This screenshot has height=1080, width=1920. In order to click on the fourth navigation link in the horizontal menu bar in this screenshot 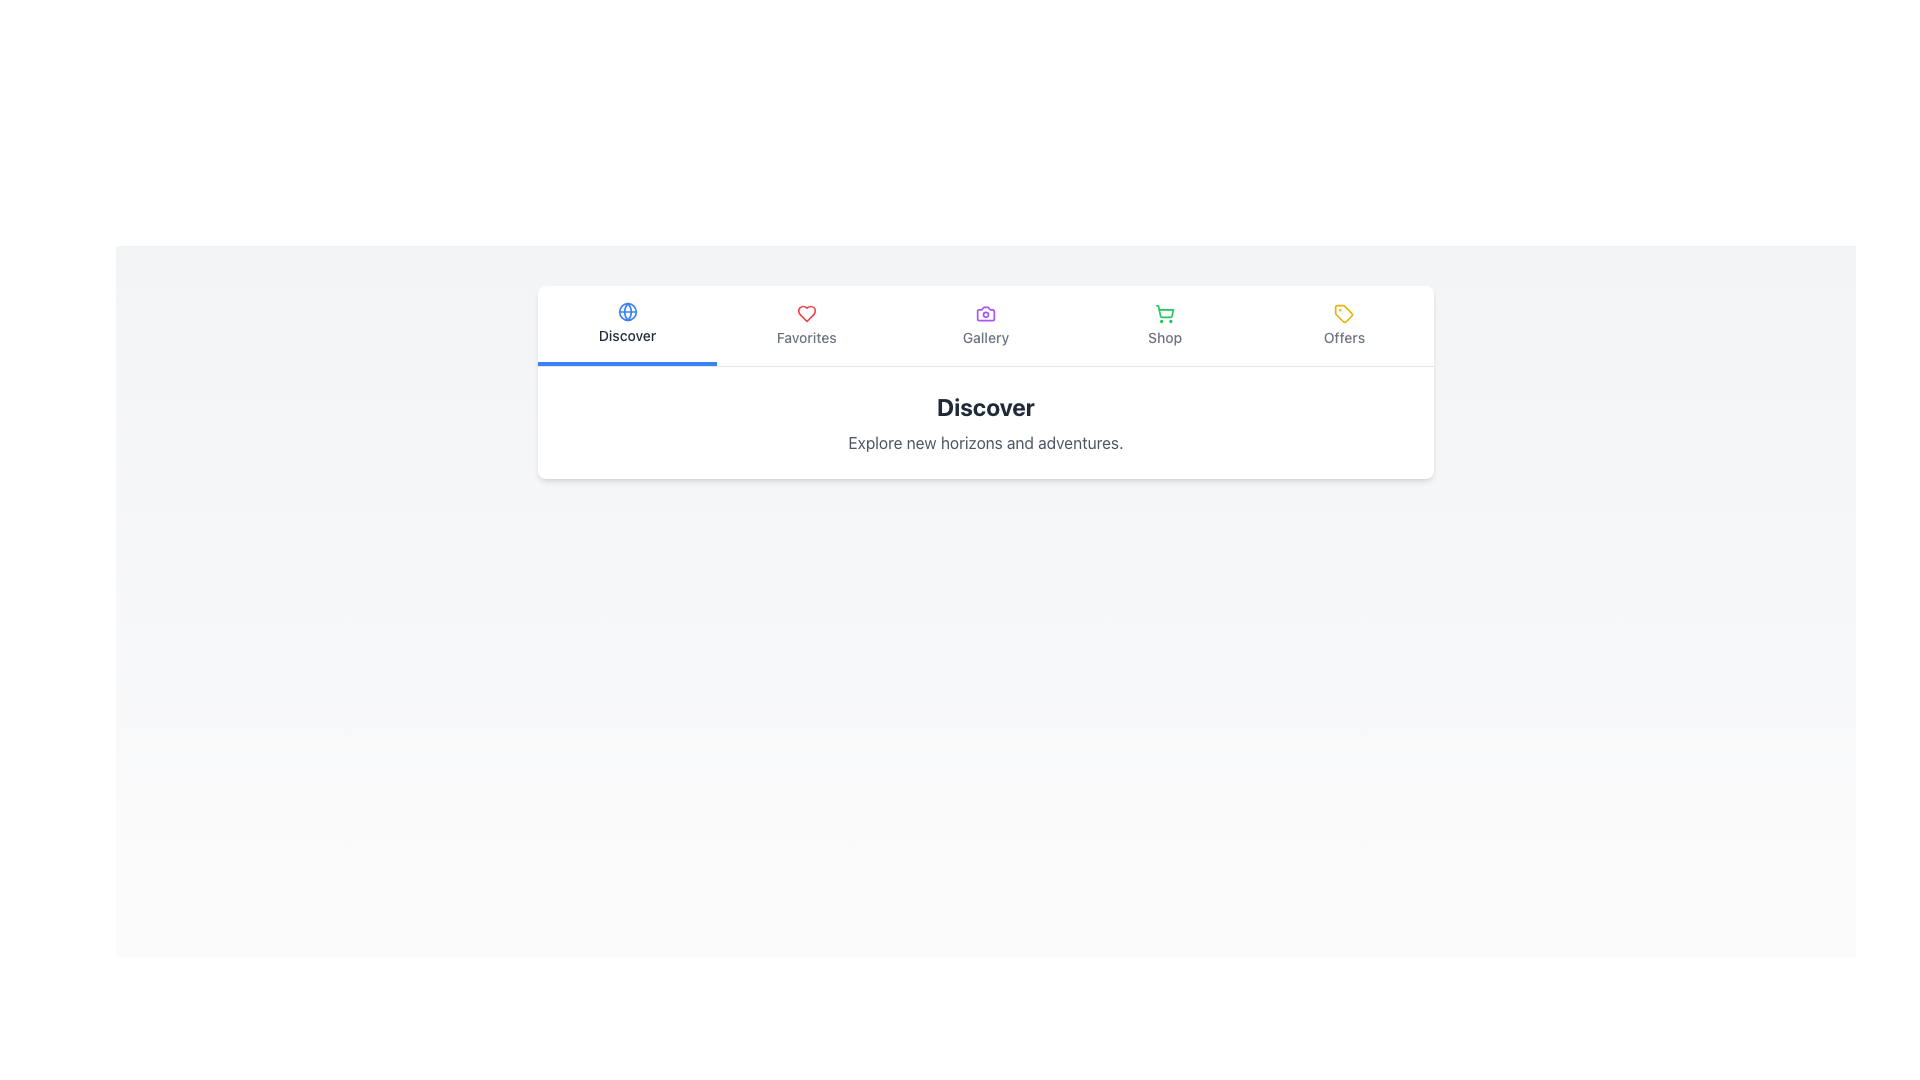, I will do `click(1165, 325)`.